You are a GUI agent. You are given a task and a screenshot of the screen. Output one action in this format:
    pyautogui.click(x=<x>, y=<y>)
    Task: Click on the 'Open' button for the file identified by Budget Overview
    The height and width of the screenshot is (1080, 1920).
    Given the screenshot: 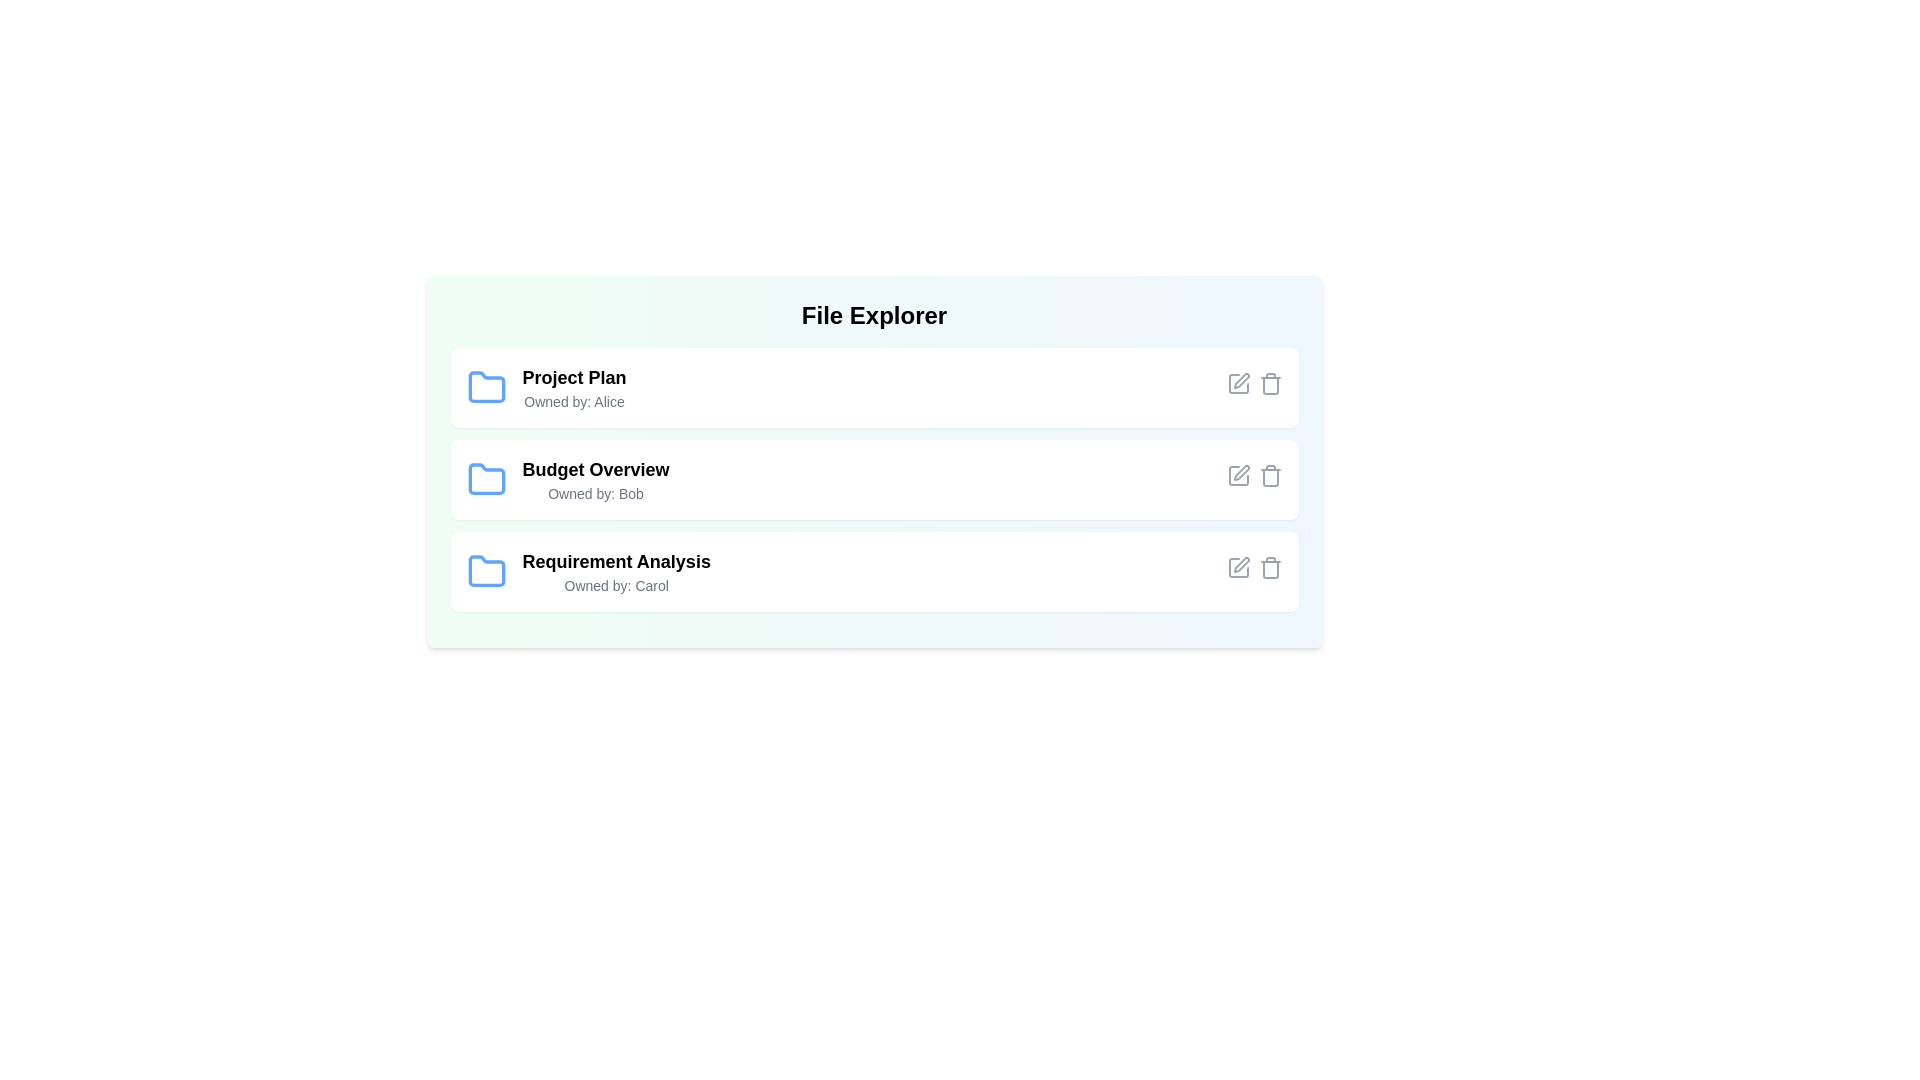 What is the action you would take?
    pyautogui.click(x=1178, y=479)
    